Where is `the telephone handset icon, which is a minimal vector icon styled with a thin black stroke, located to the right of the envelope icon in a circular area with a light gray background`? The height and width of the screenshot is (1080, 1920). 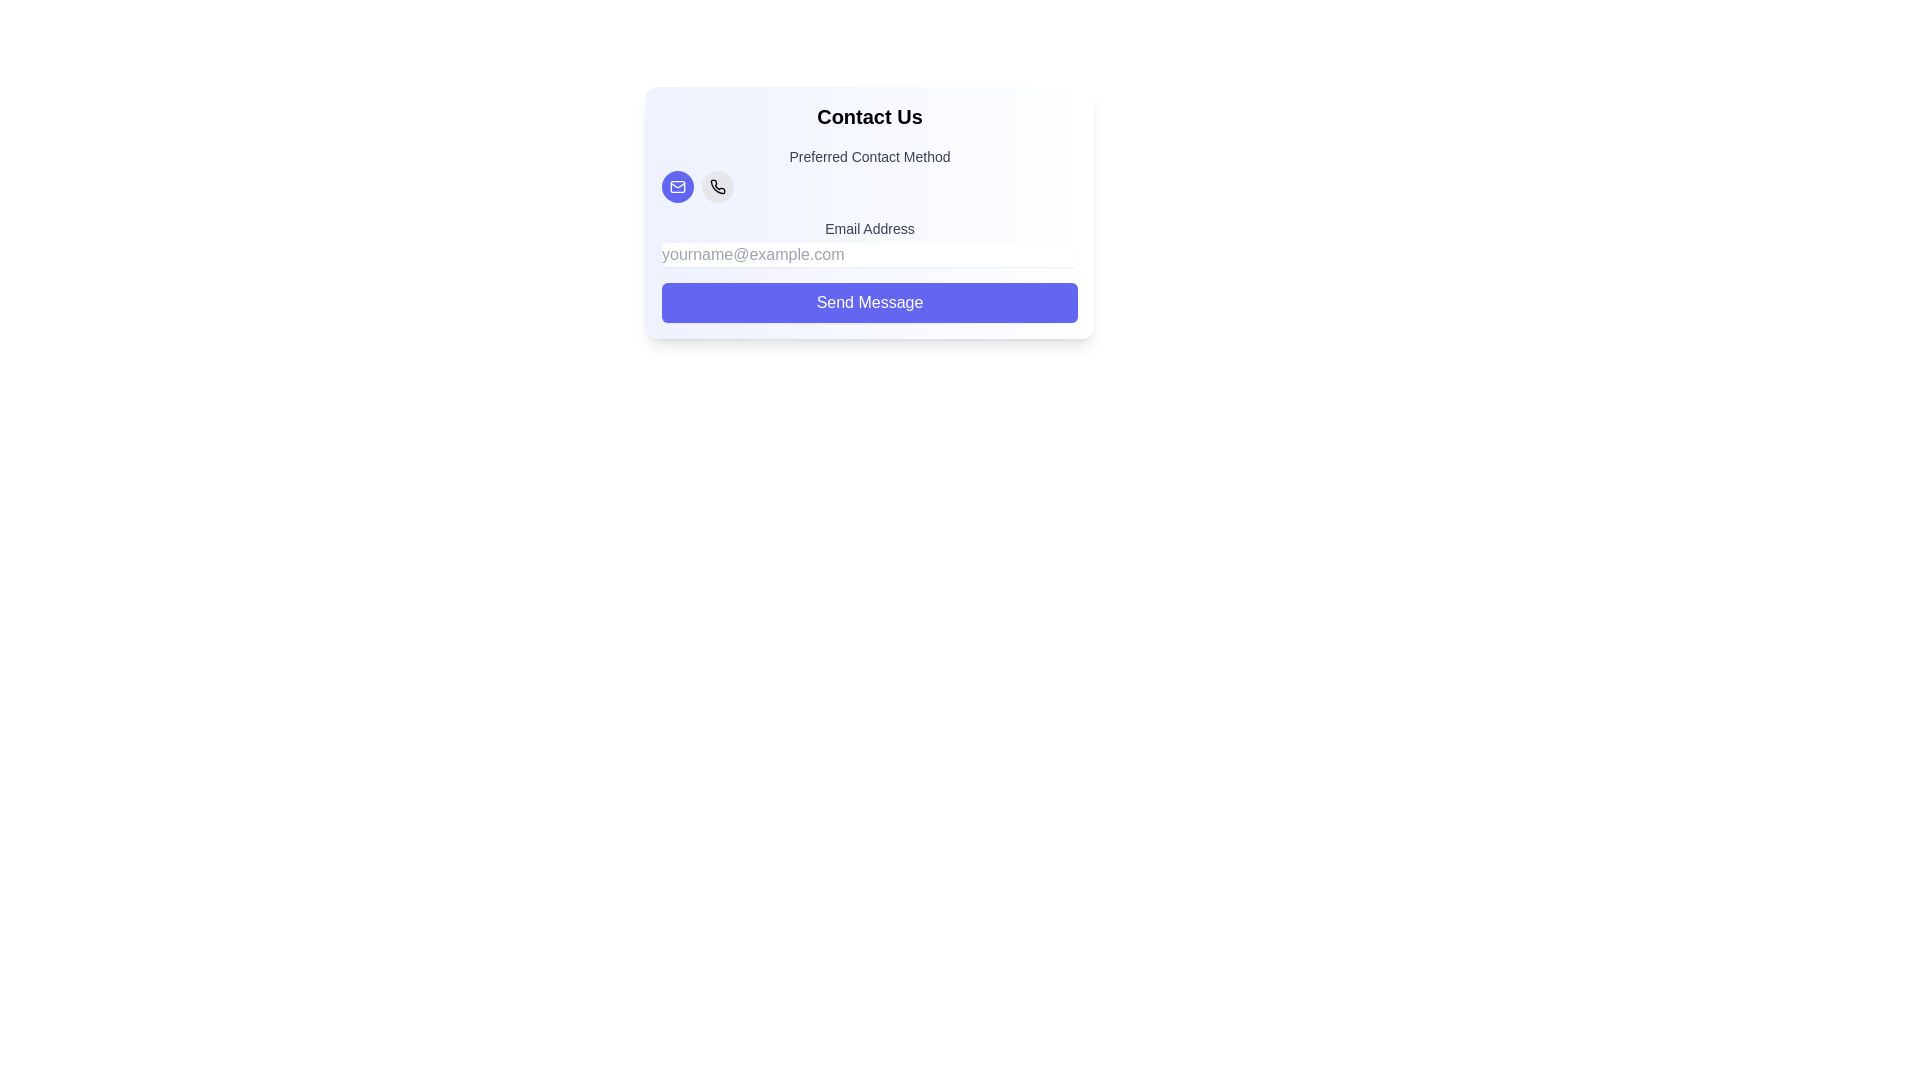 the telephone handset icon, which is a minimal vector icon styled with a thin black stroke, located to the right of the envelope icon in a circular area with a light gray background is located at coordinates (718, 186).